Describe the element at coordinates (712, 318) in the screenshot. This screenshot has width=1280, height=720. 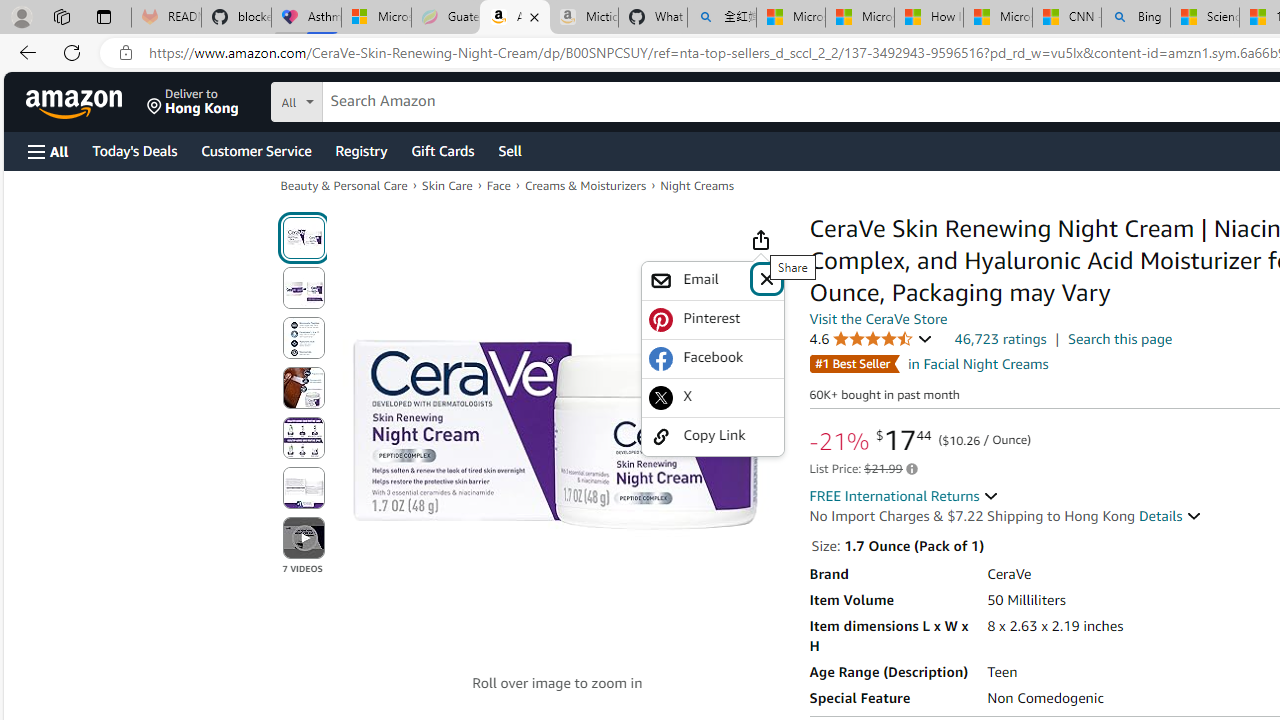
I see `'Pinterest'` at that location.